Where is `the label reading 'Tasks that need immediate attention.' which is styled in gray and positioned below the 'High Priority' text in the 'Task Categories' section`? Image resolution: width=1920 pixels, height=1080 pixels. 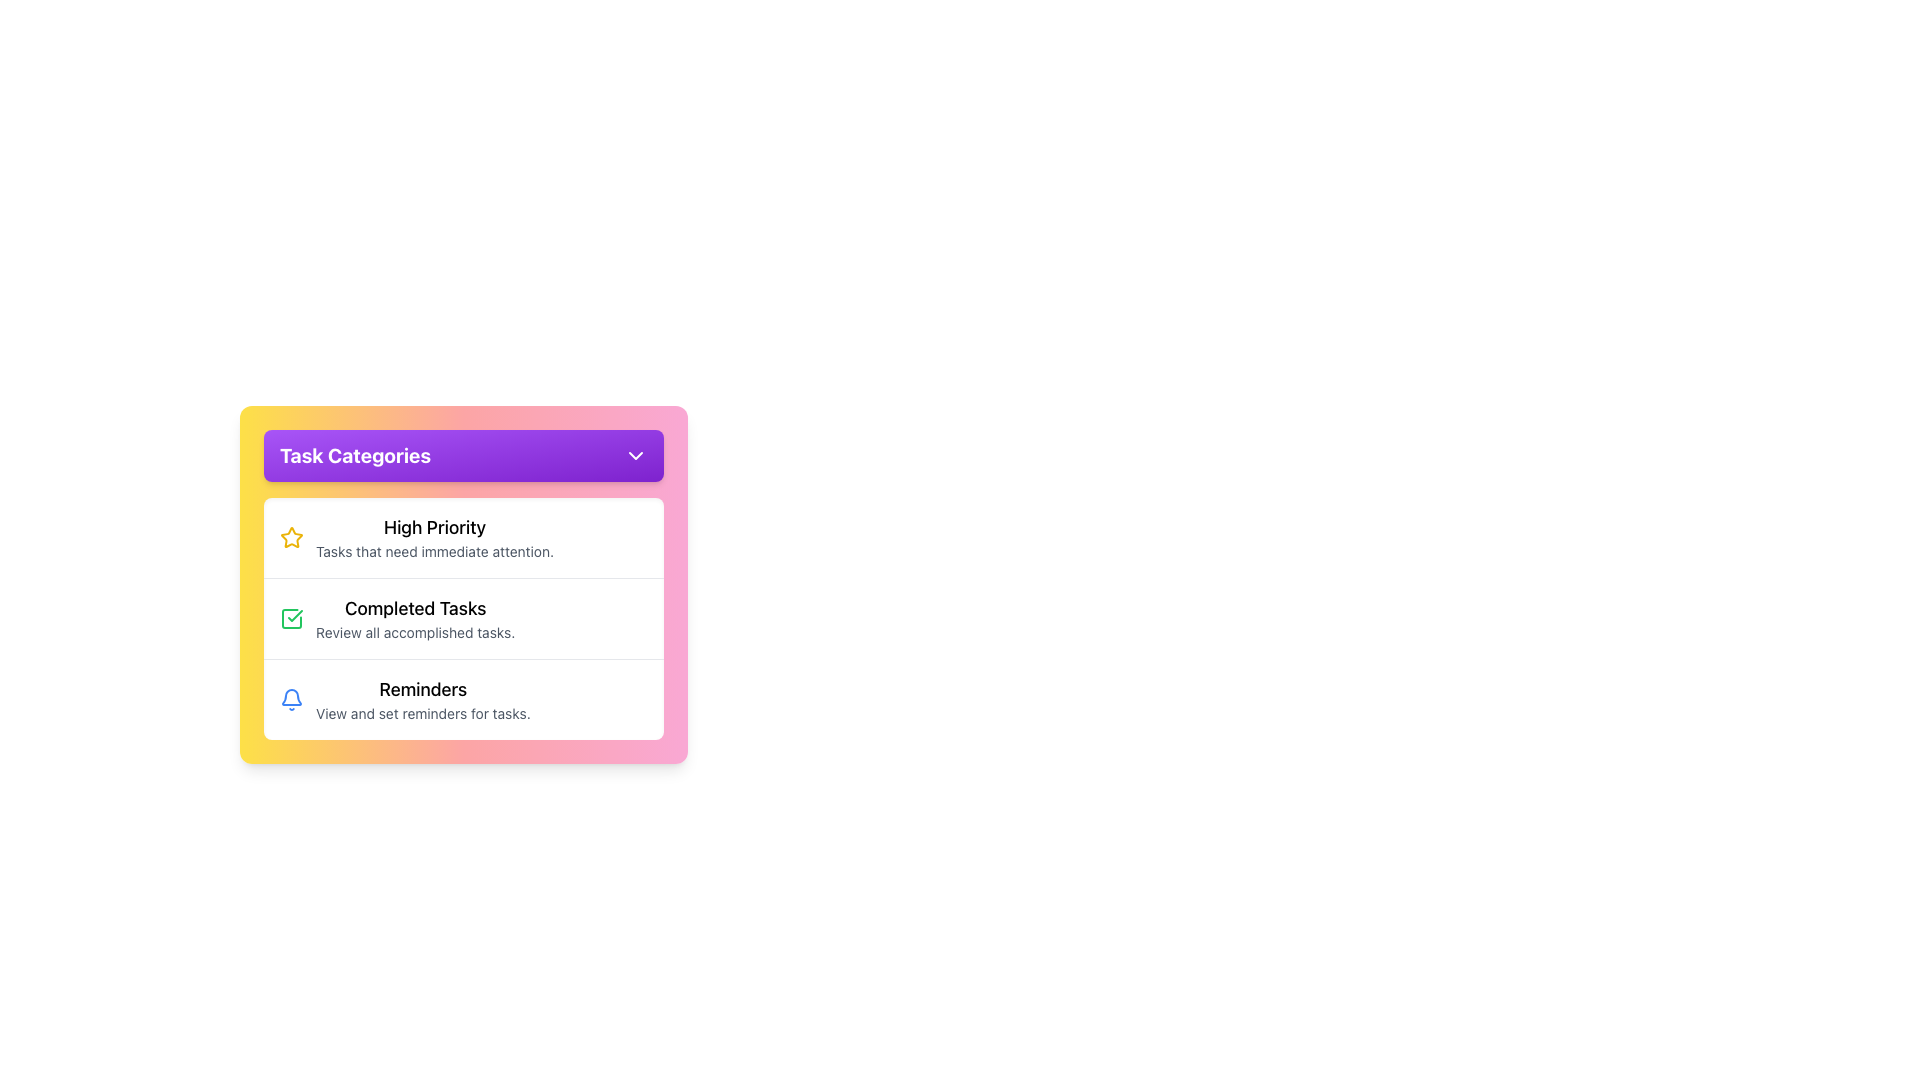 the label reading 'Tasks that need immediate attention.' which is styled in gray and positioned below the 'High Priority' text in the 'Task Categories' section is located at coordinates (434, 551).